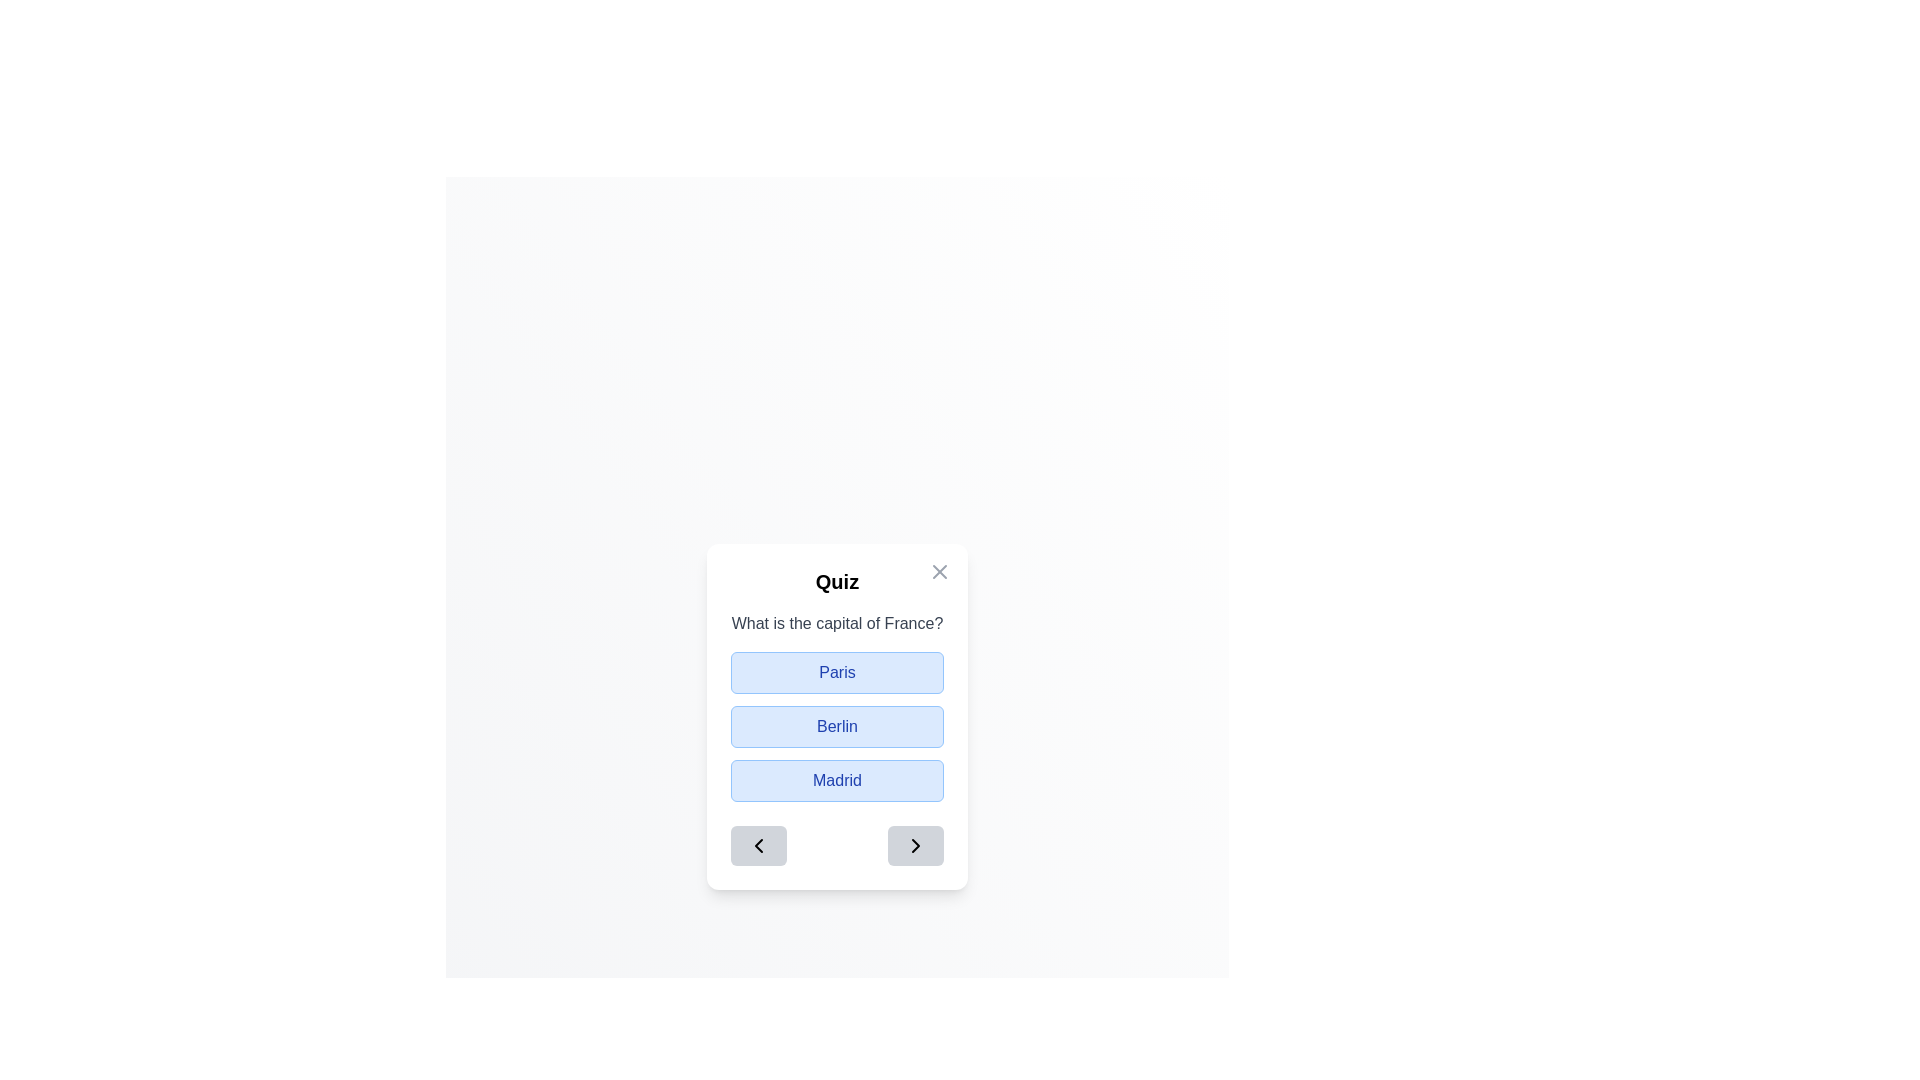 This screenshot has height=1080, width=1920. I want to click on the button labeled 'Berlin' in the multiple-choice quiz interface, so click(837, 726).